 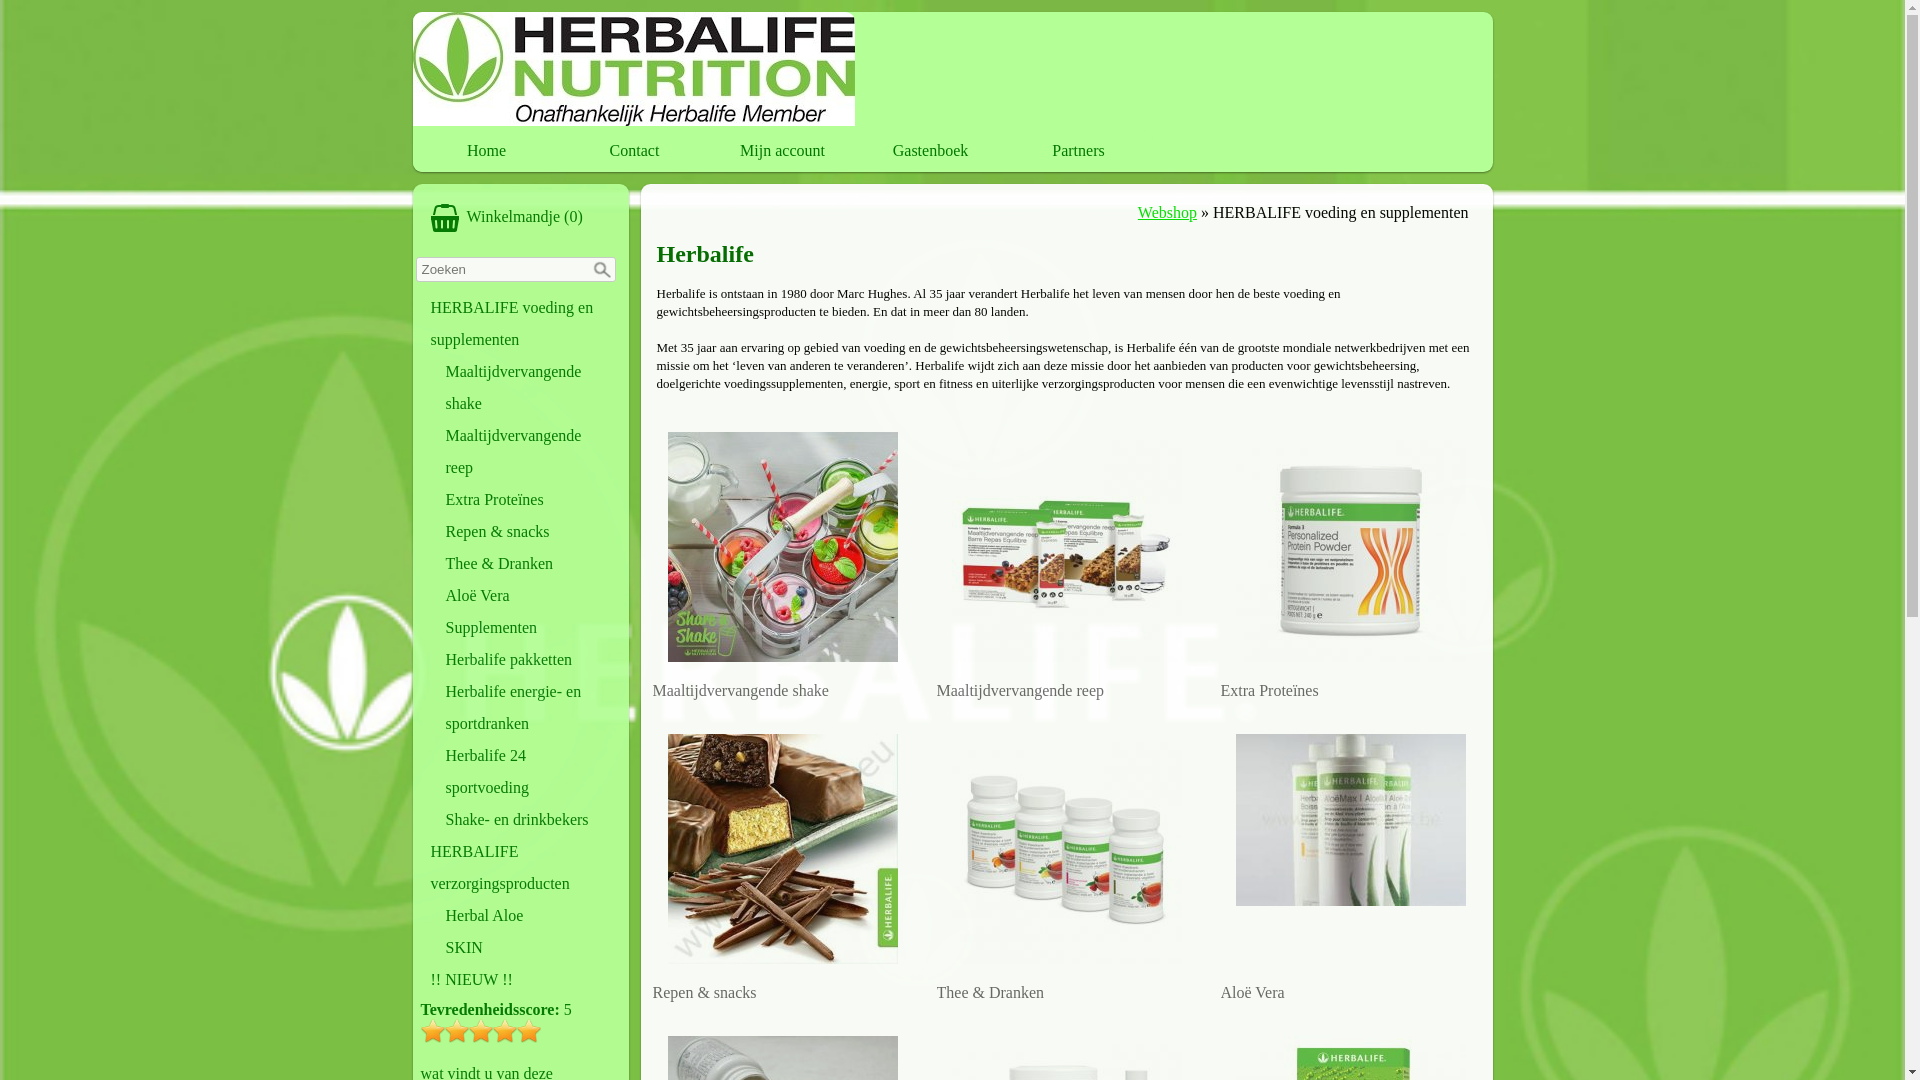 What do you see at coordinates (429, 707) in the screenshot?
I see `'Herbalife energie- en sportdranken'` at bounding box center [429, 707].